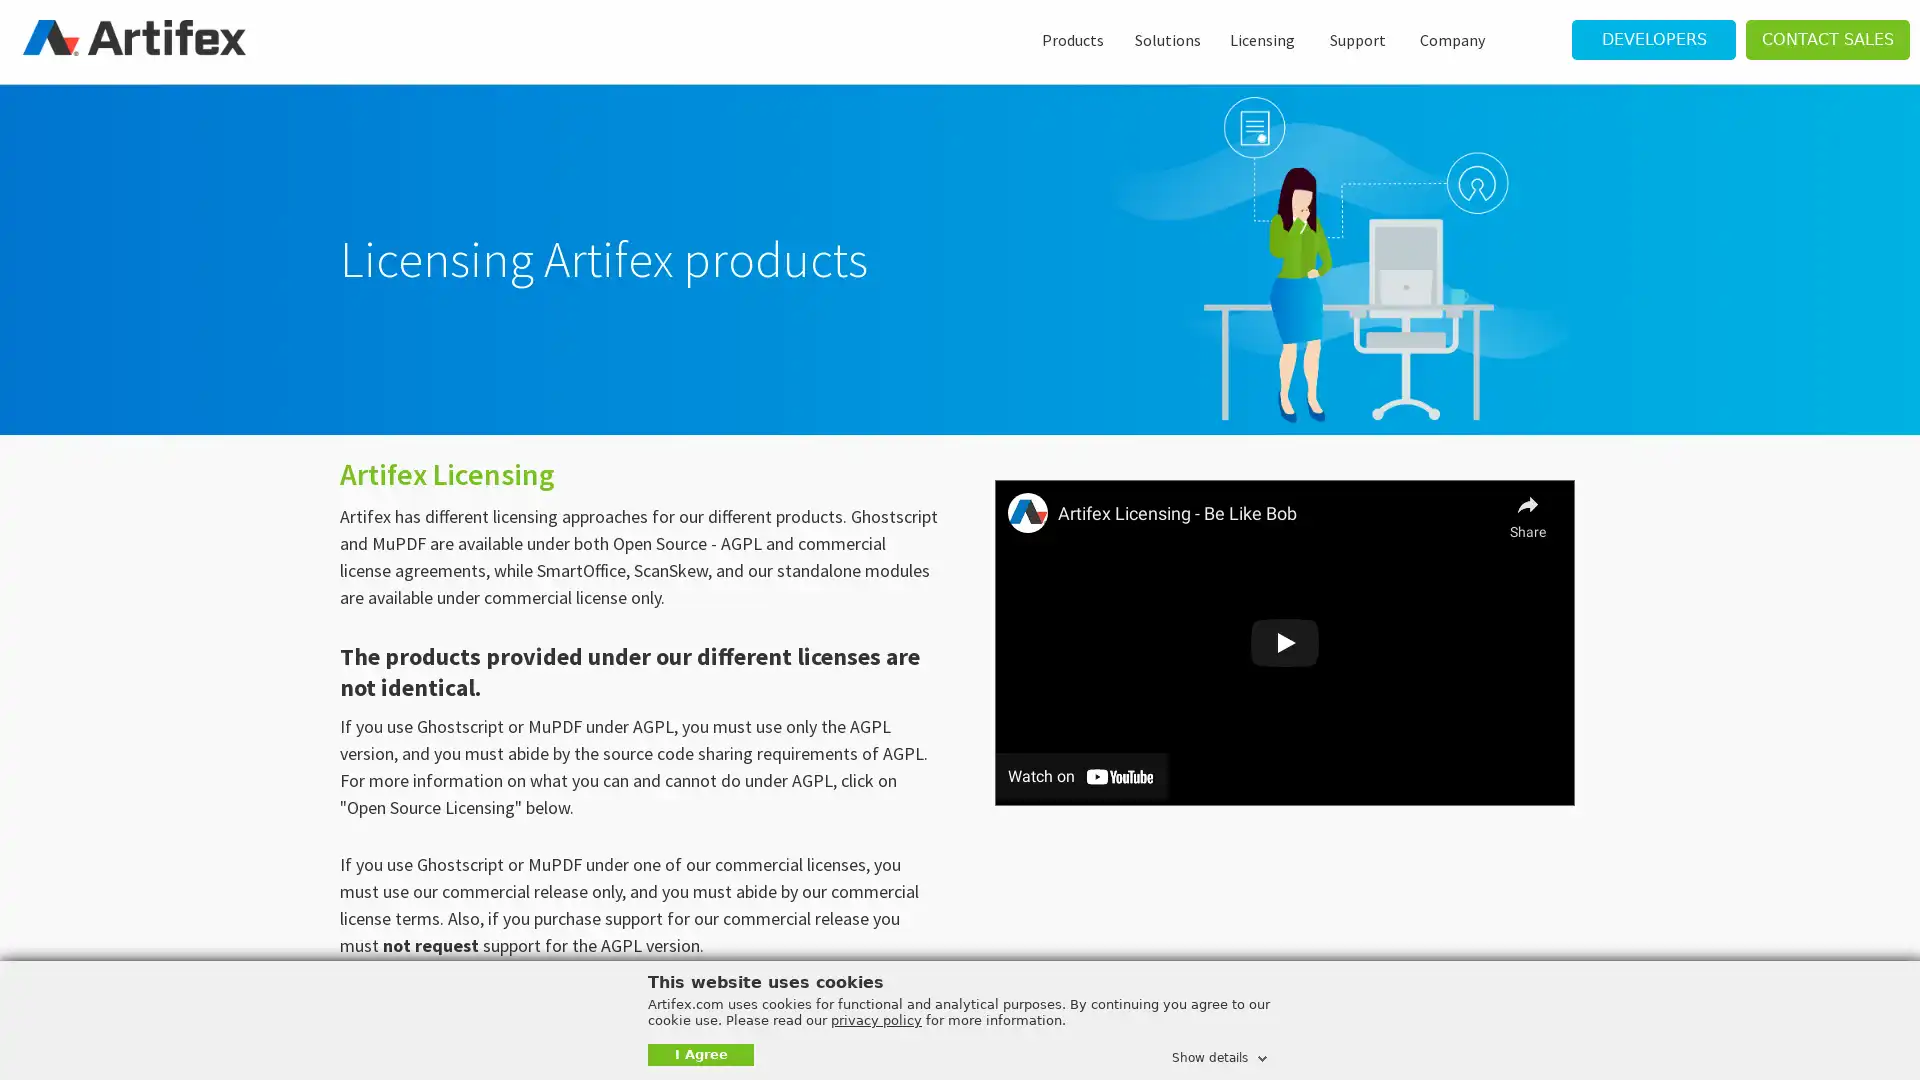 This screenshot has width=1920, height=1080. Describe the element at coordinates (1654, 39) in the screenshot. I see `DEVELOPERS` at that location.